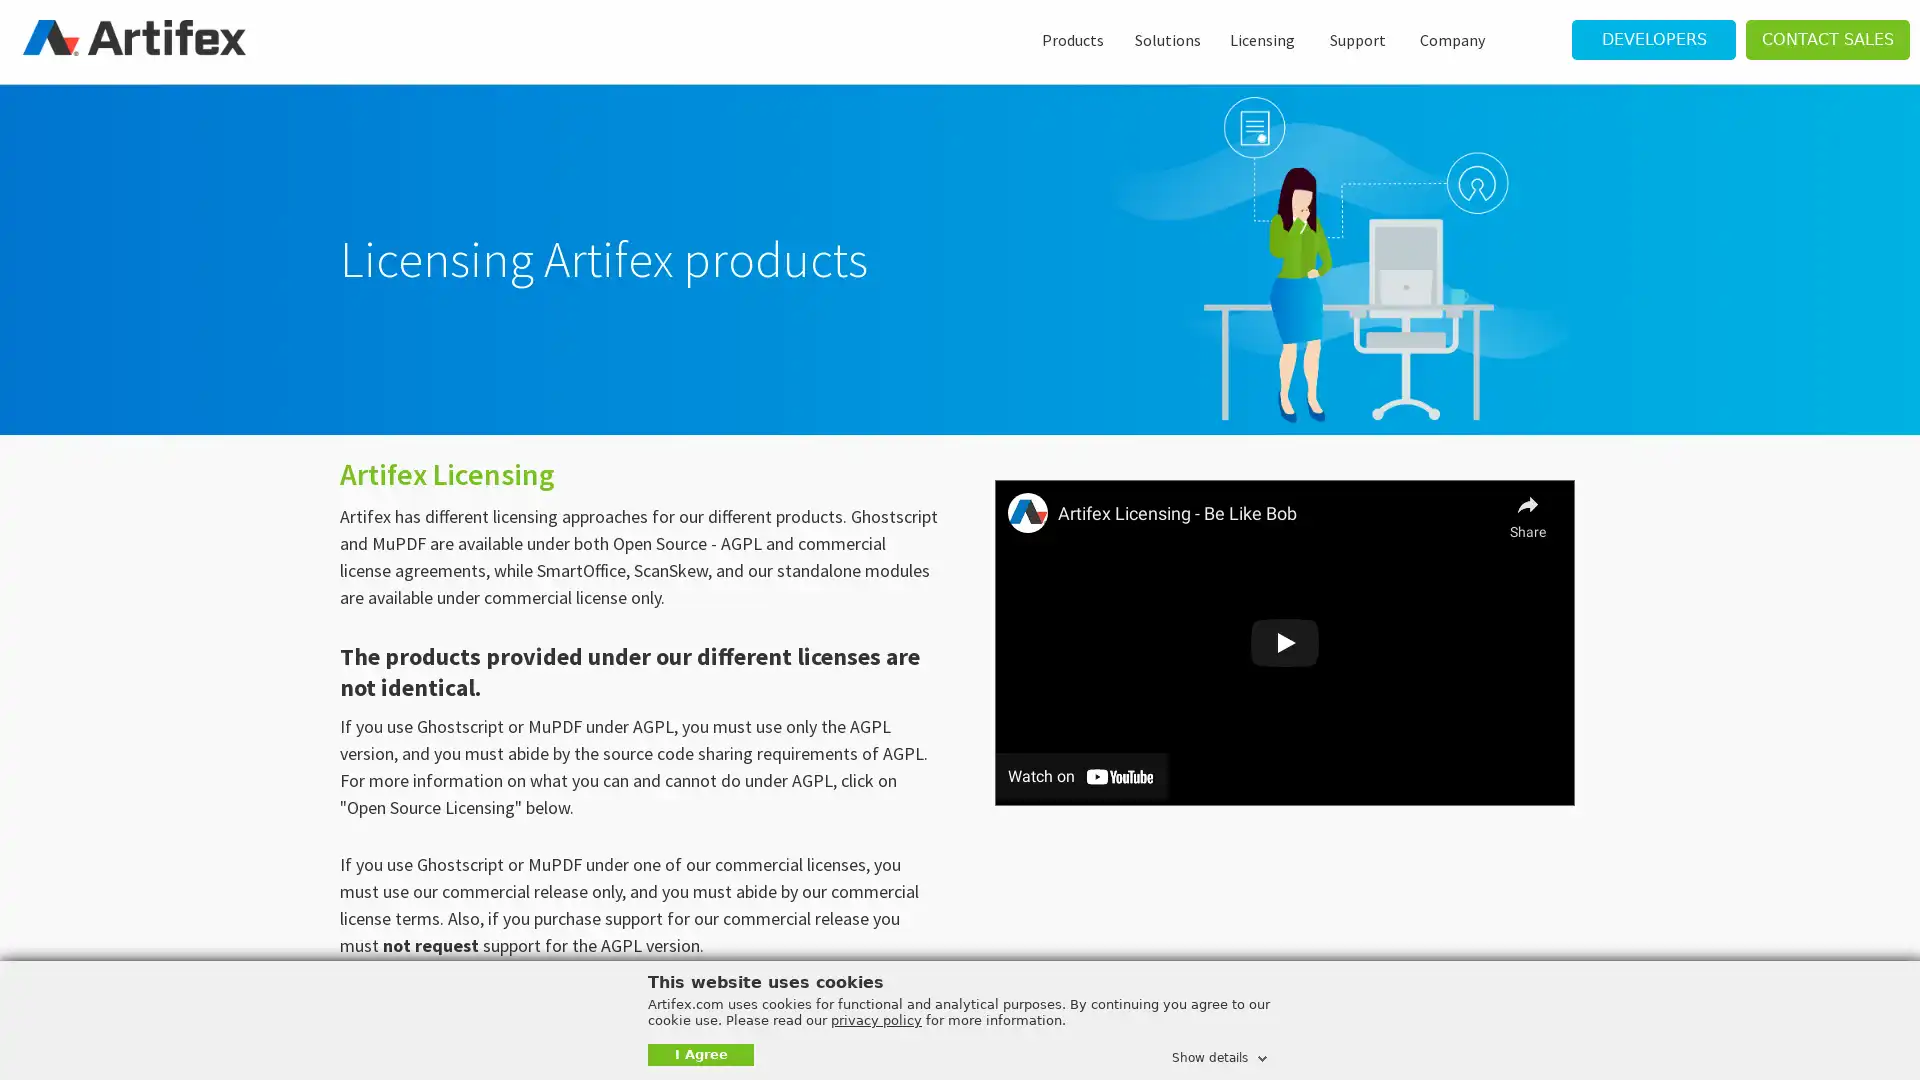 This screenshot has width=1920, height=1080. Describe the element at coordinates (1654, 39) in the screenshot. I see `DEVELOPERS` at that location.